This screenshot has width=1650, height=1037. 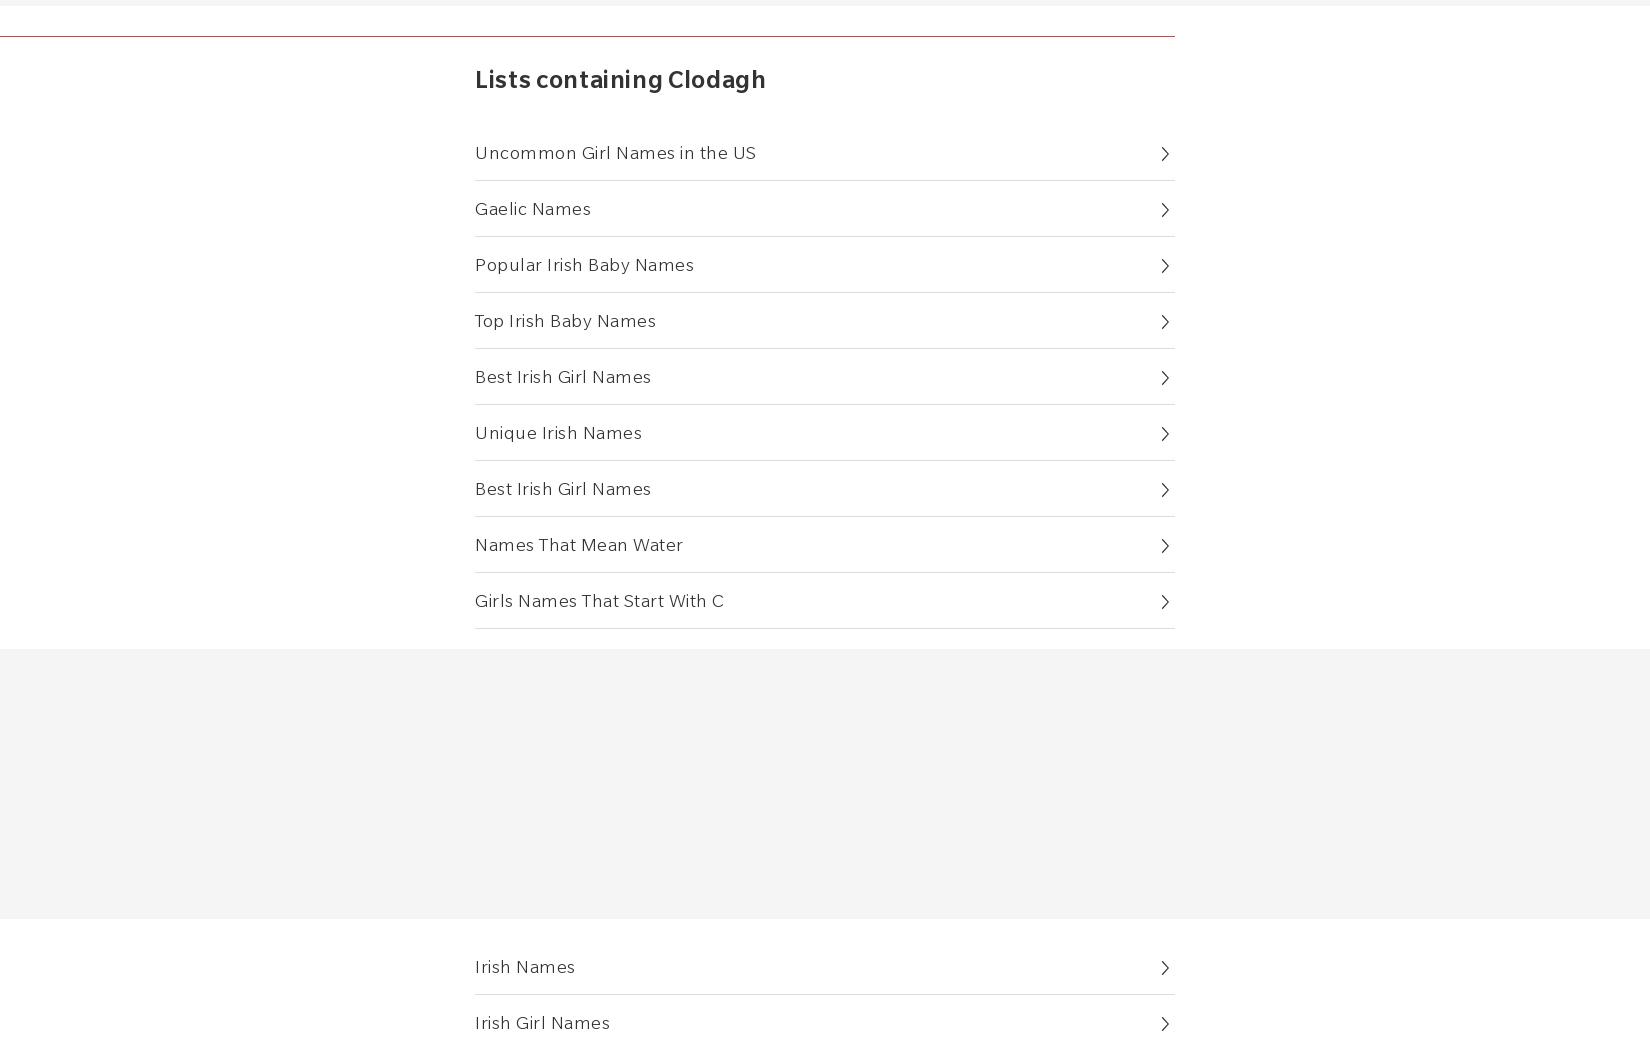 I want to click on 'Popular Irish Baby Names', so click(x=583, y=262).